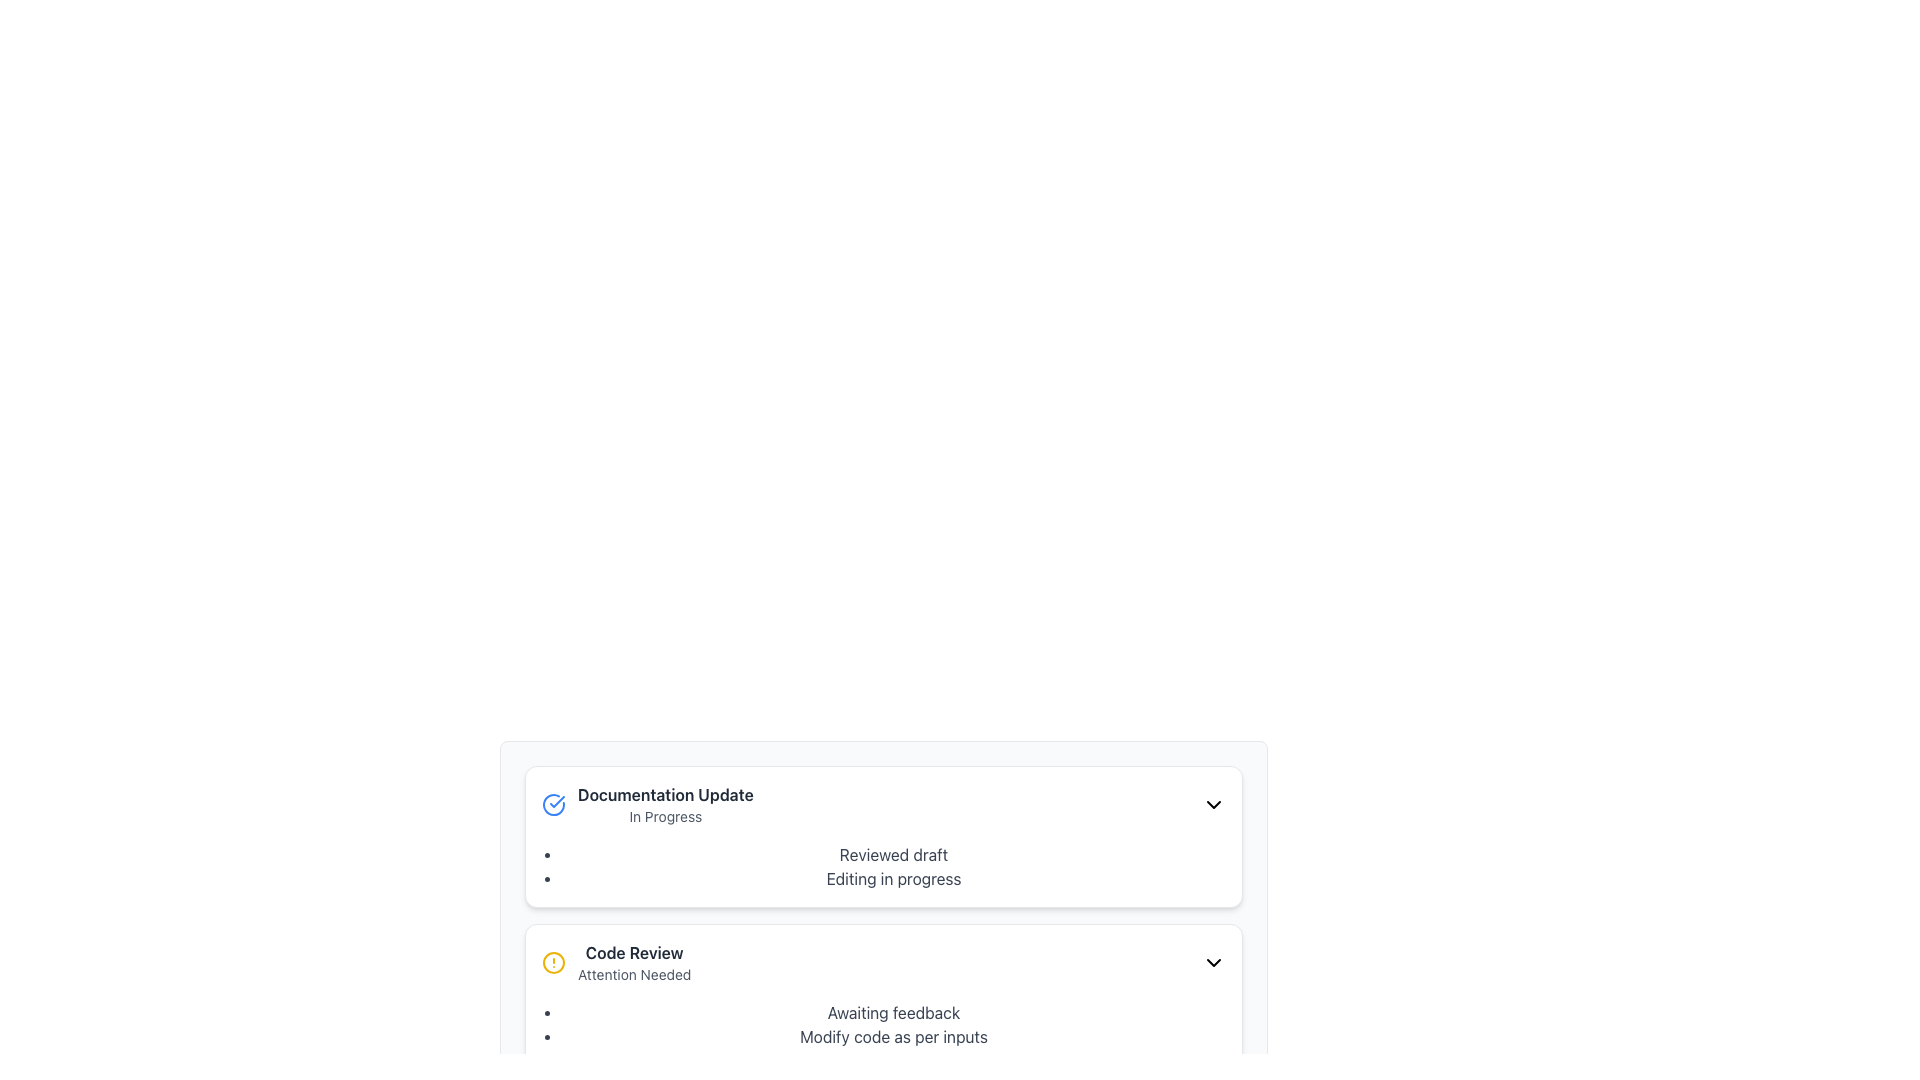  What do you see at coordinates (882, 962) in the screenshot?
I see `the Task Header element that summarizes the task 'Code Review' with the status 'Attention Needed' to enable further actions` at bounding box center [882, 962].